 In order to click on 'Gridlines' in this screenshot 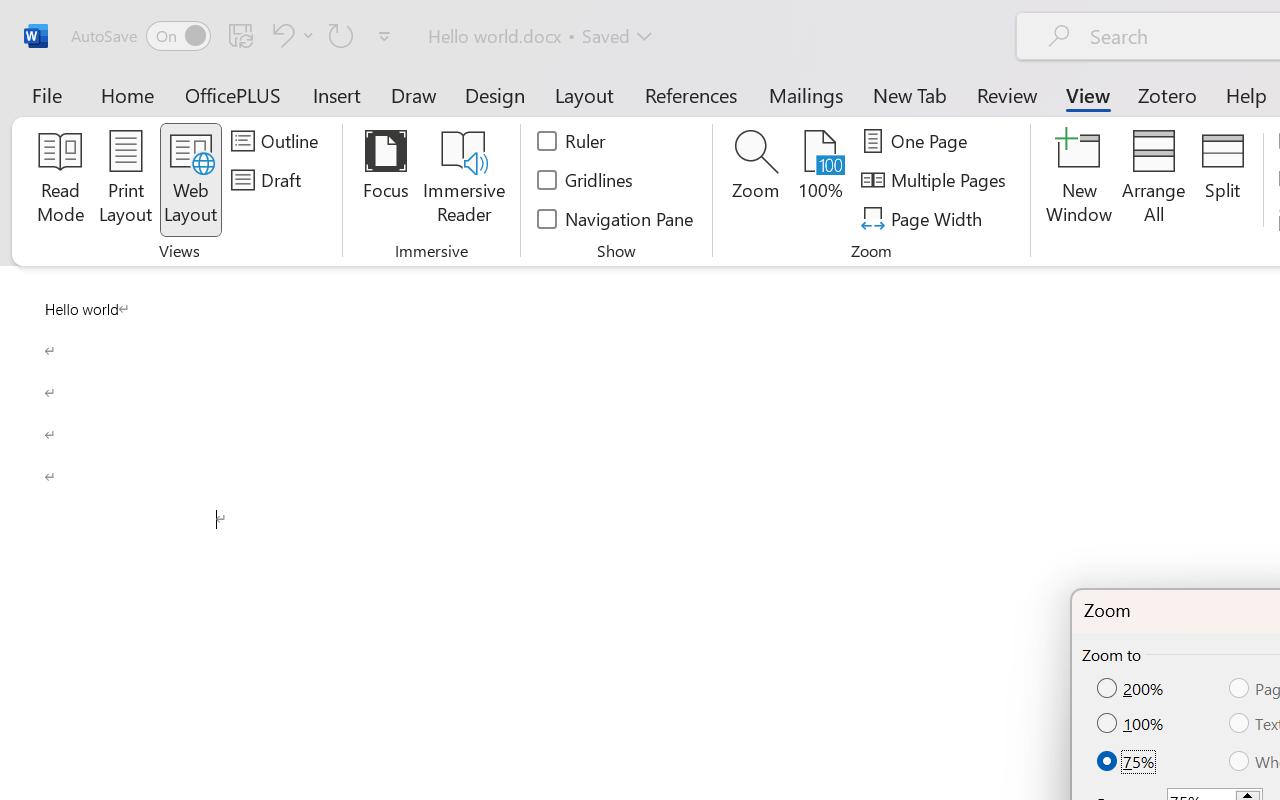, I will do `click(585, 179)`.